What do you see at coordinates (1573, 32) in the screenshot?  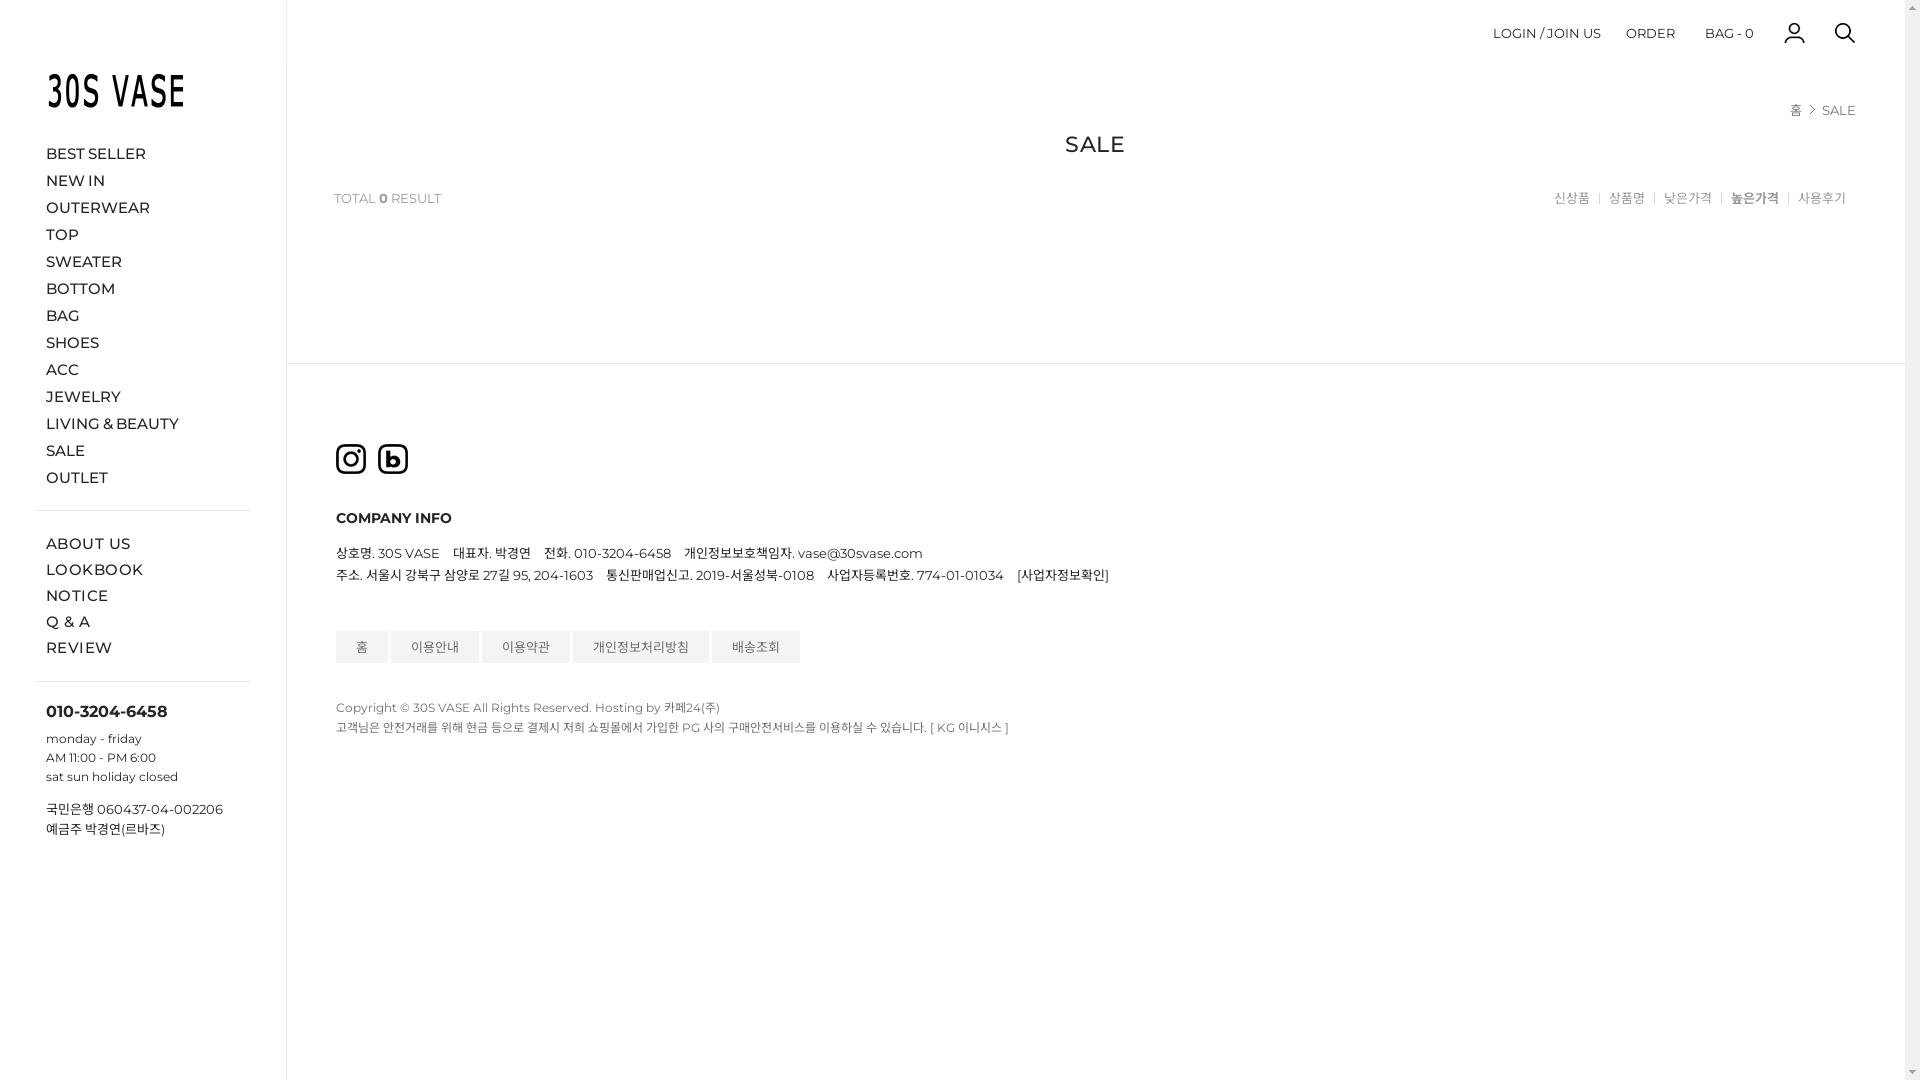 I see `'JOIN US'` at bounding box center [1573, 32].